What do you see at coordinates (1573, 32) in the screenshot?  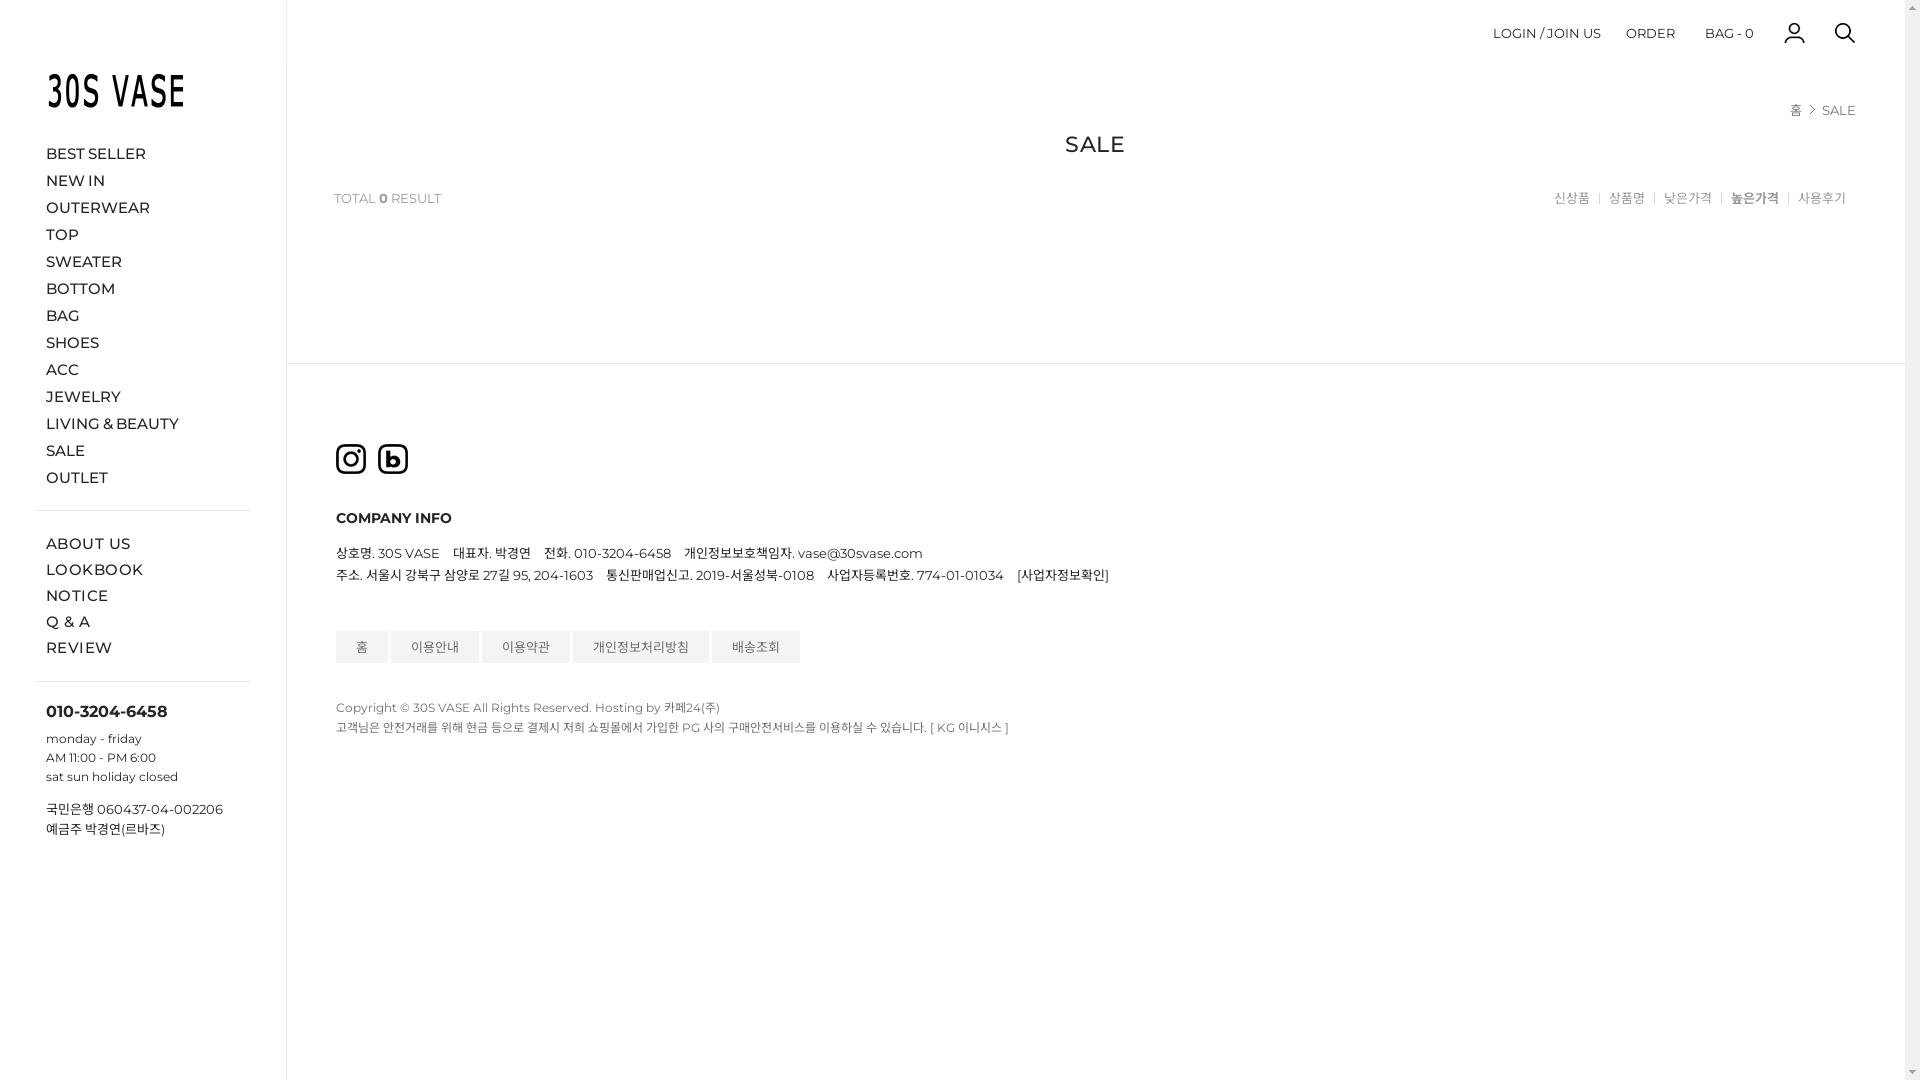 I see `'JOIN US'` at bounding box center [1573, 32].